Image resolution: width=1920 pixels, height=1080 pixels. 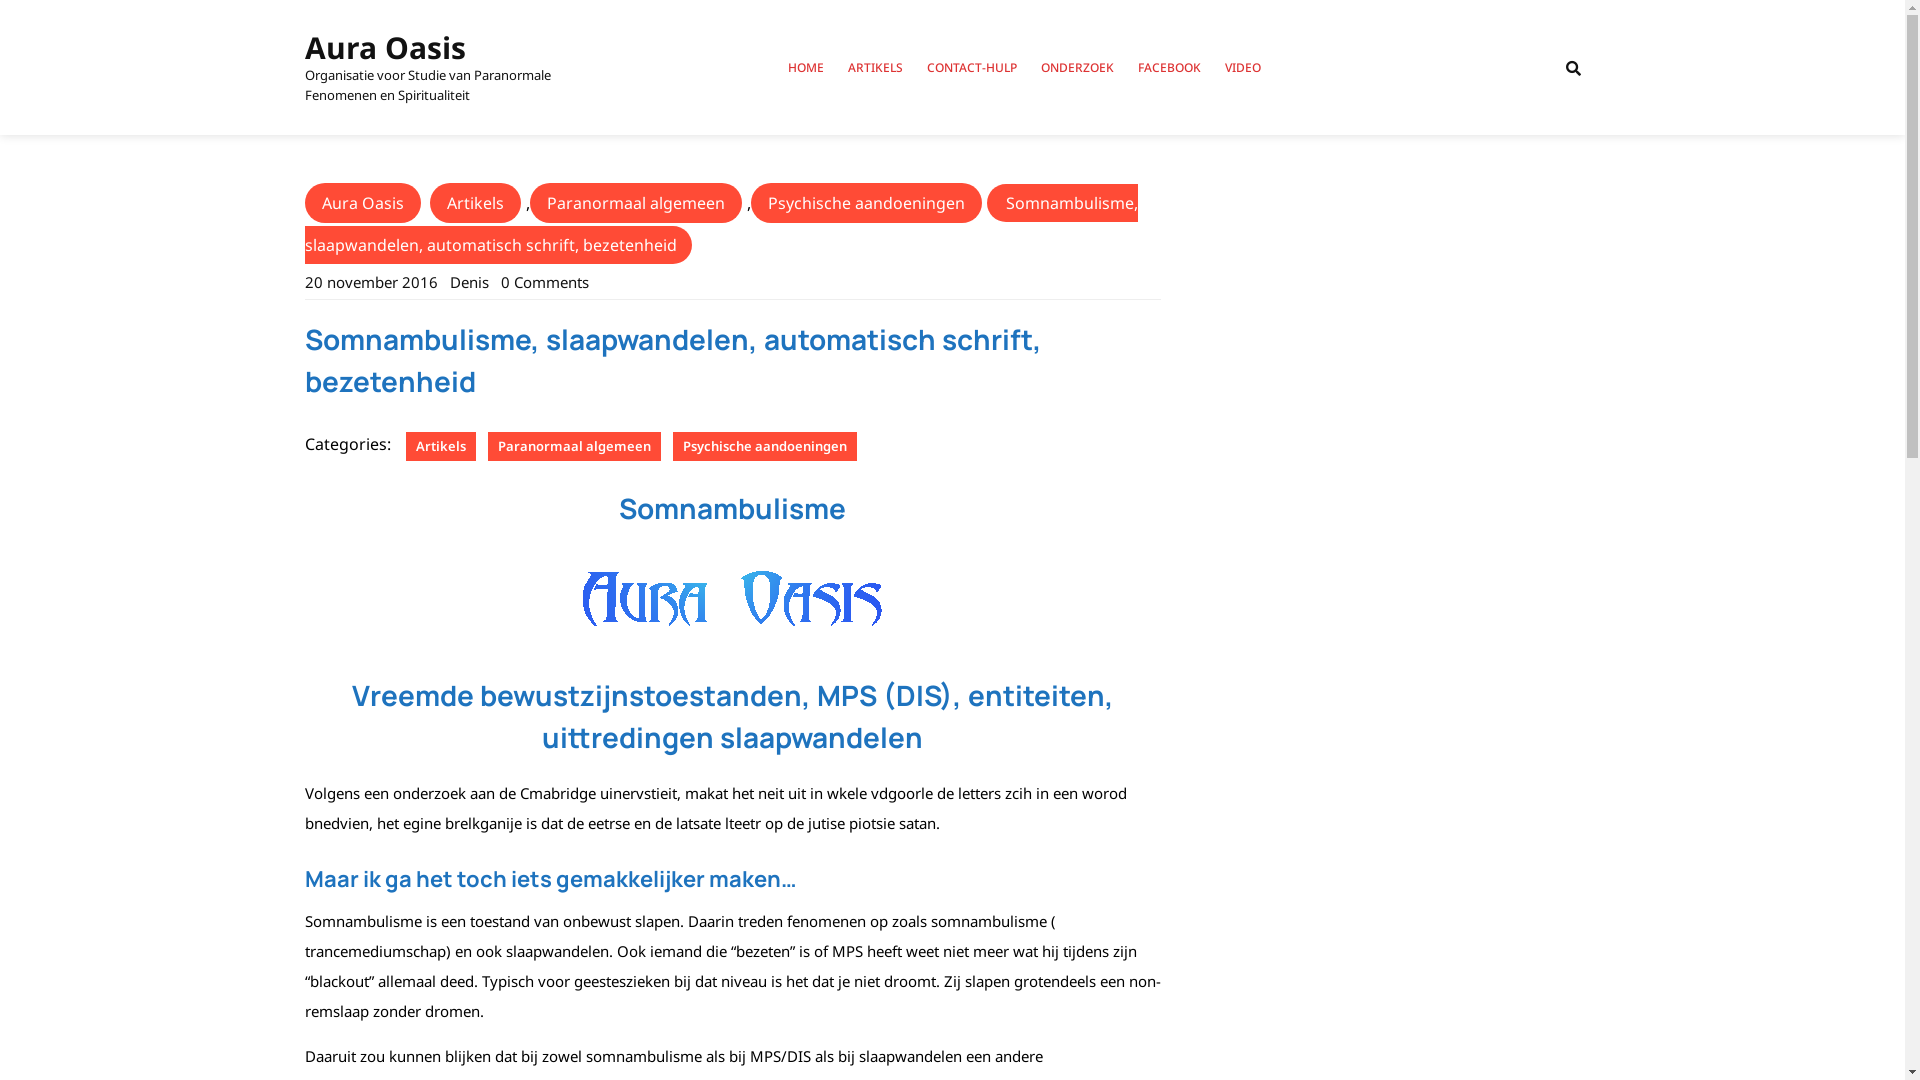 What do you see at coordinates (429, 203) in the screenshot?
I see `'Artikels'` at bounding box center [429, 203].